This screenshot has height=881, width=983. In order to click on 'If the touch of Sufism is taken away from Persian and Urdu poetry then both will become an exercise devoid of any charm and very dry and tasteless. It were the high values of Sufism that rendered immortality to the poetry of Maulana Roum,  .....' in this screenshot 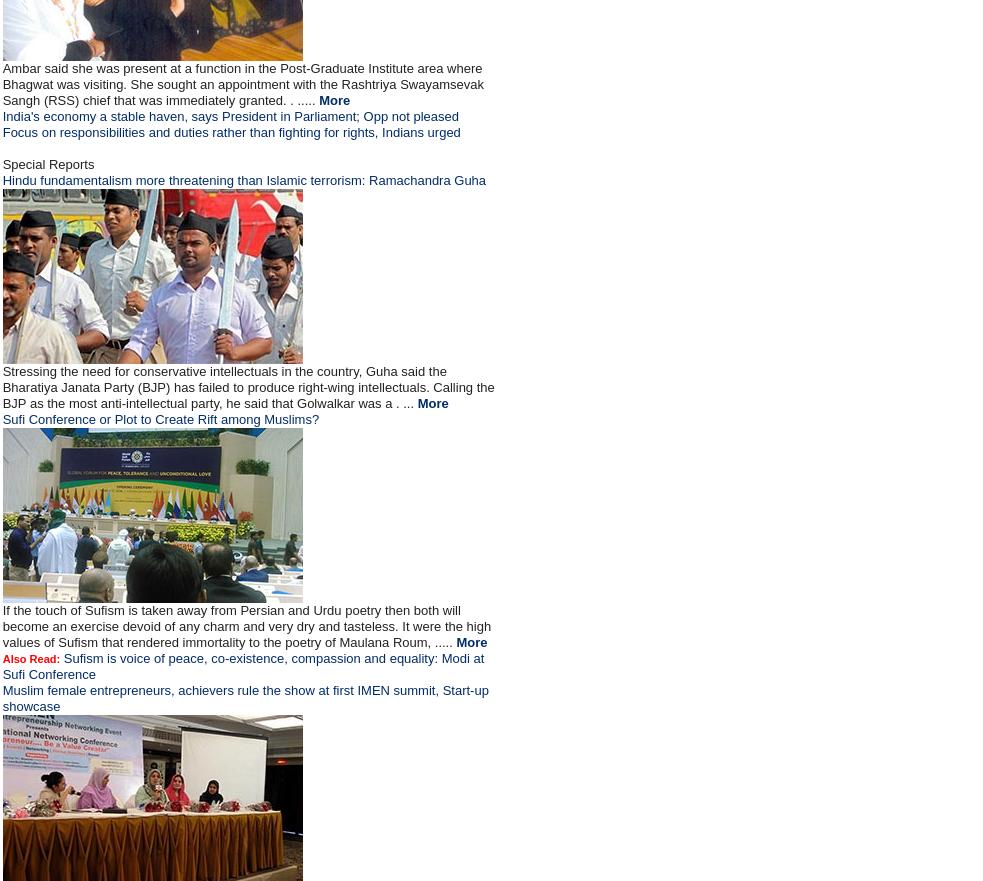, I will do `click(246, 625)`.